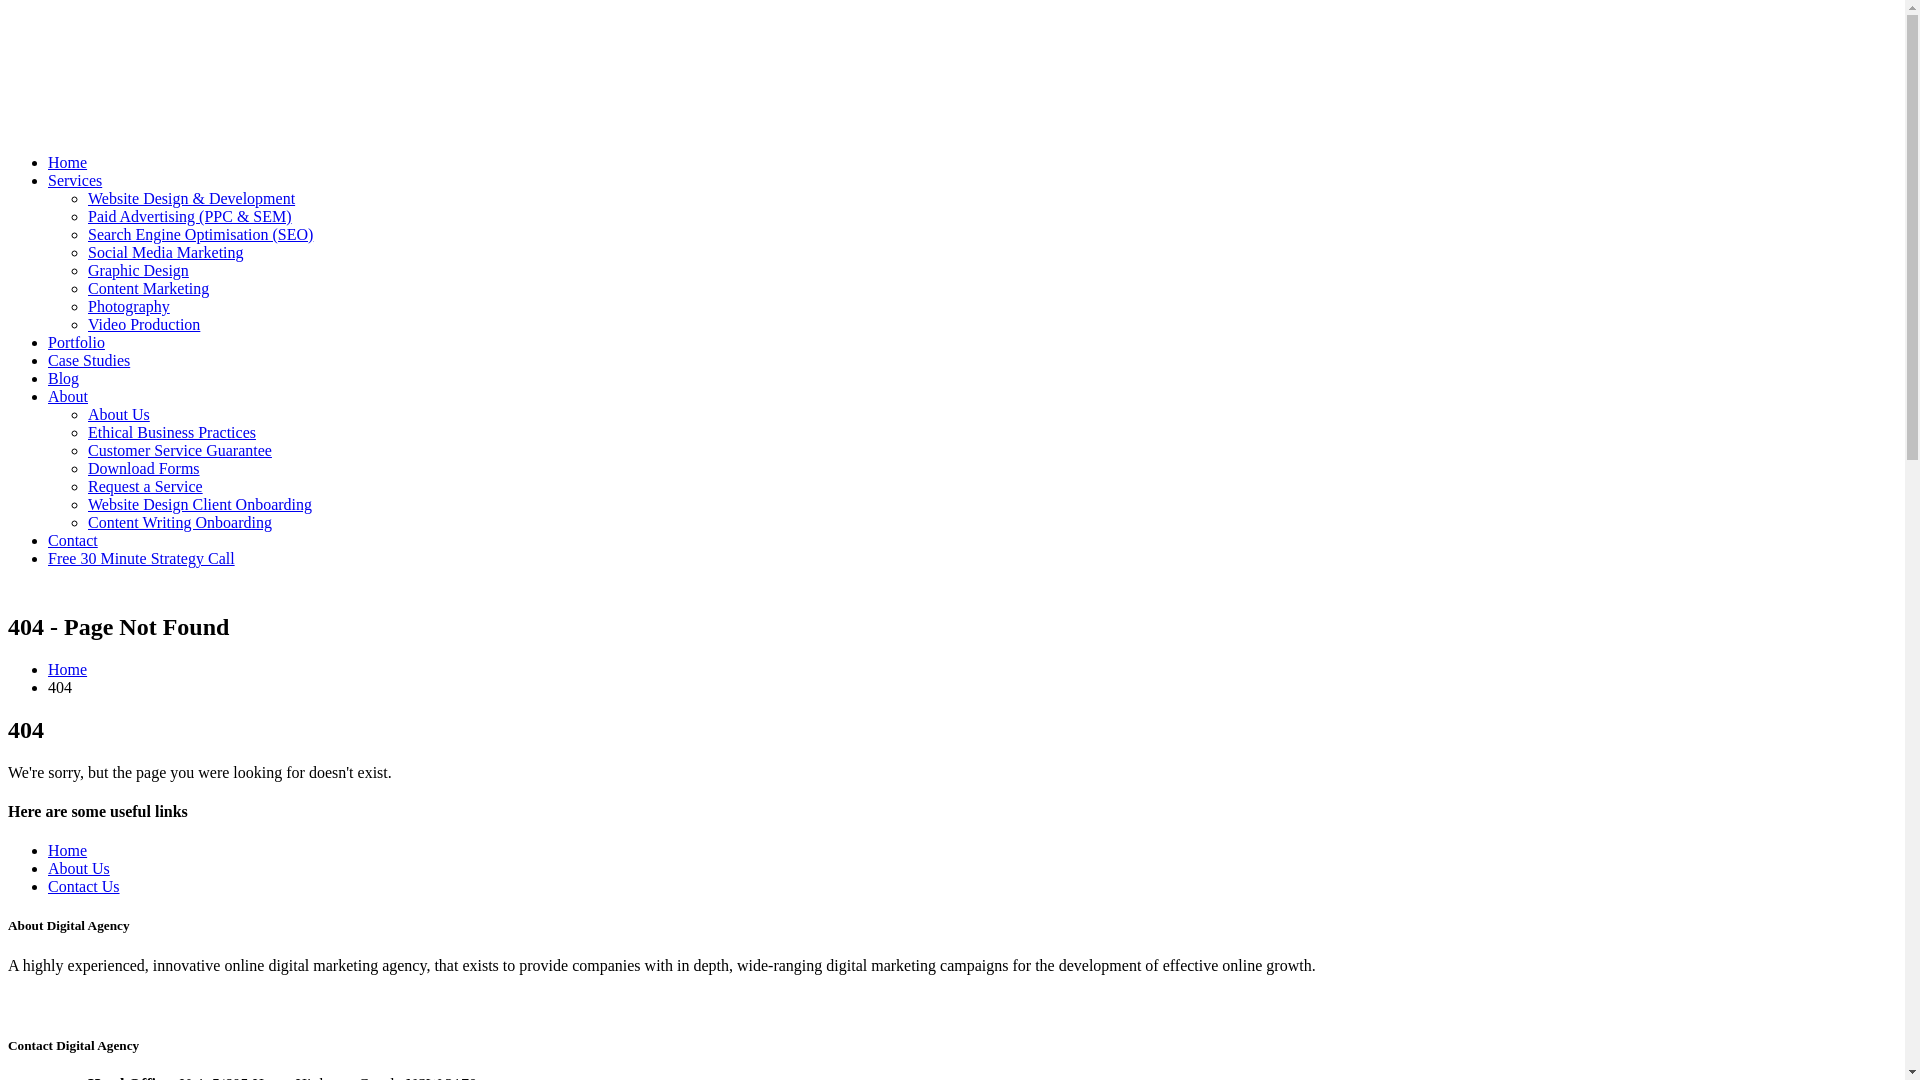 The width and height of the screenshot is (1920, 1080). I want to click on 'Contact Us', so click(82, 885).